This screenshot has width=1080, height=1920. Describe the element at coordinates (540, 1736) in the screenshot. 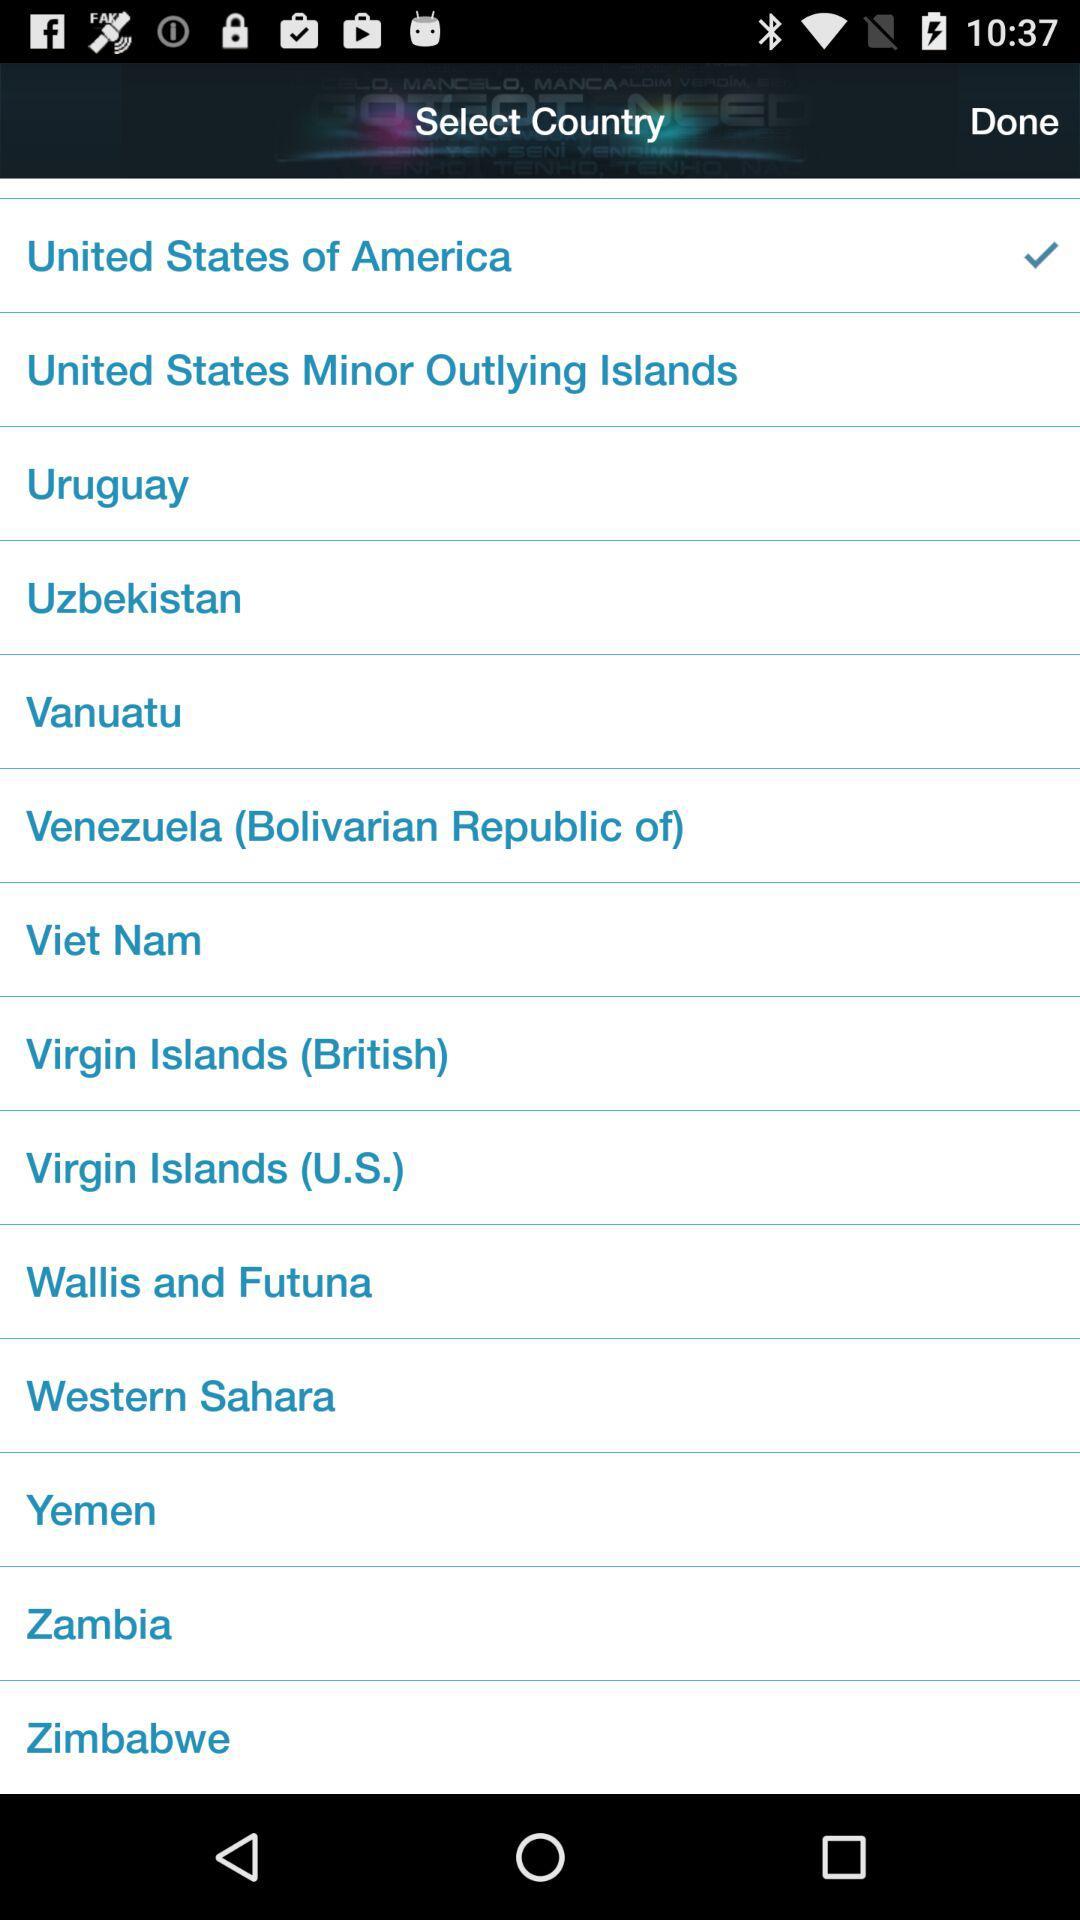

I see `the checkbox below zambia checkbox` at that location.